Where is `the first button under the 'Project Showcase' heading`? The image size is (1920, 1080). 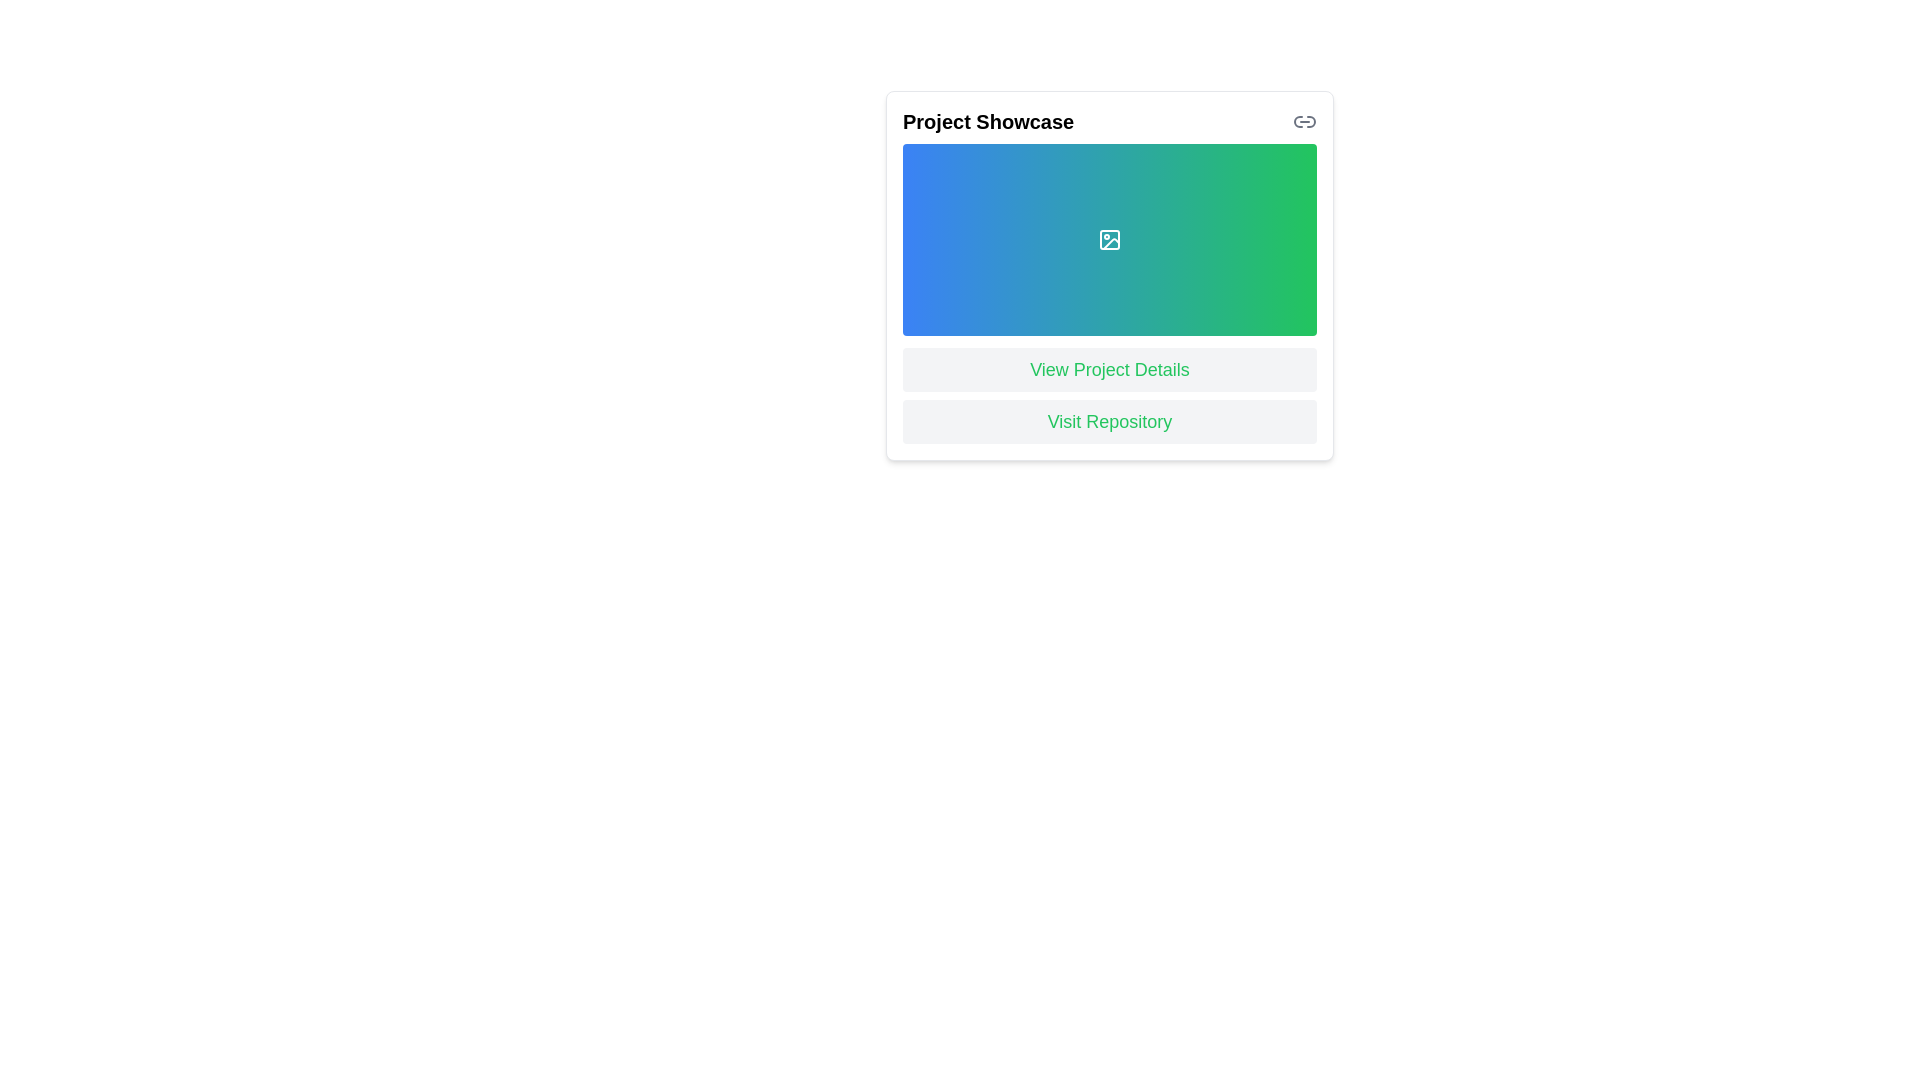
the first button under the 'Project Showcase' heading is located at coordinates (1108, 370).